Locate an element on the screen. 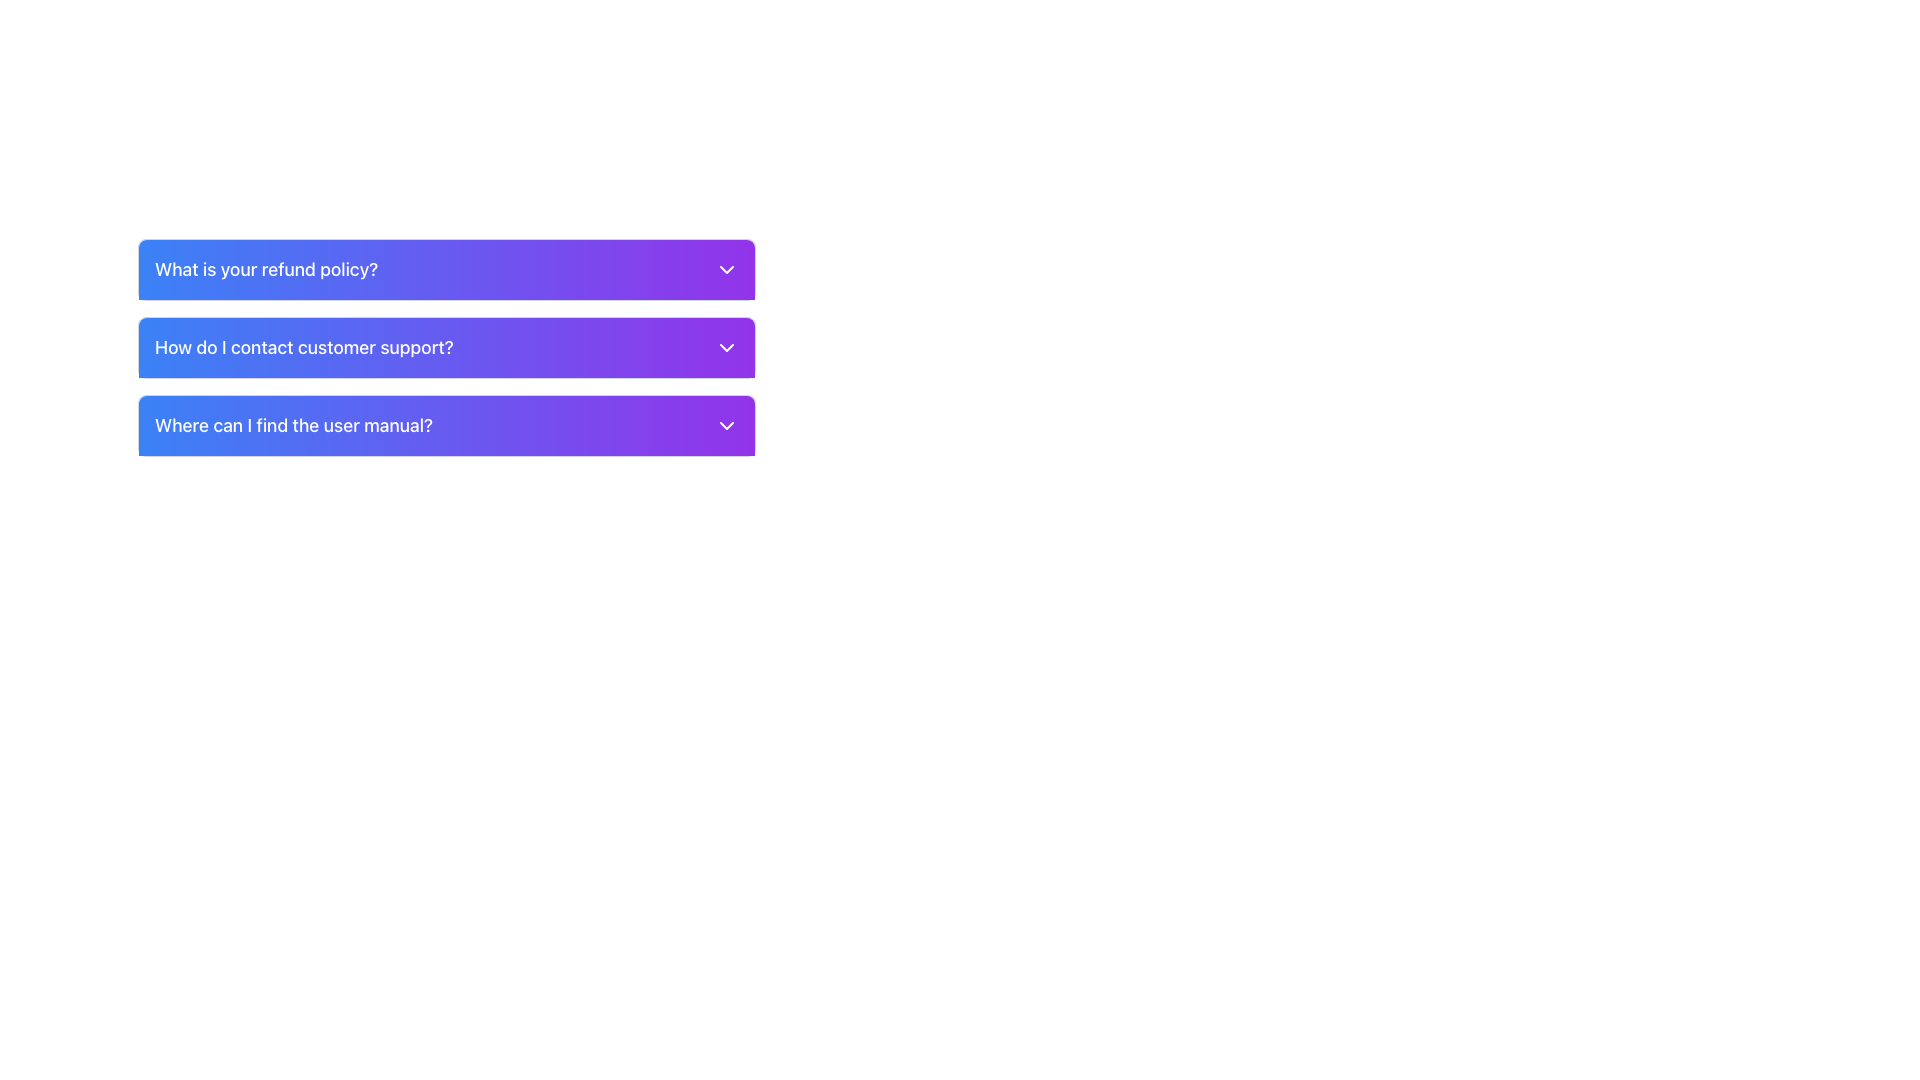  the Dropdown Indicator Icon, which is a downward-pointing chevron located on the right side of the button labeled 'How do I contact customer support?' is located at coordinates (725, 346).